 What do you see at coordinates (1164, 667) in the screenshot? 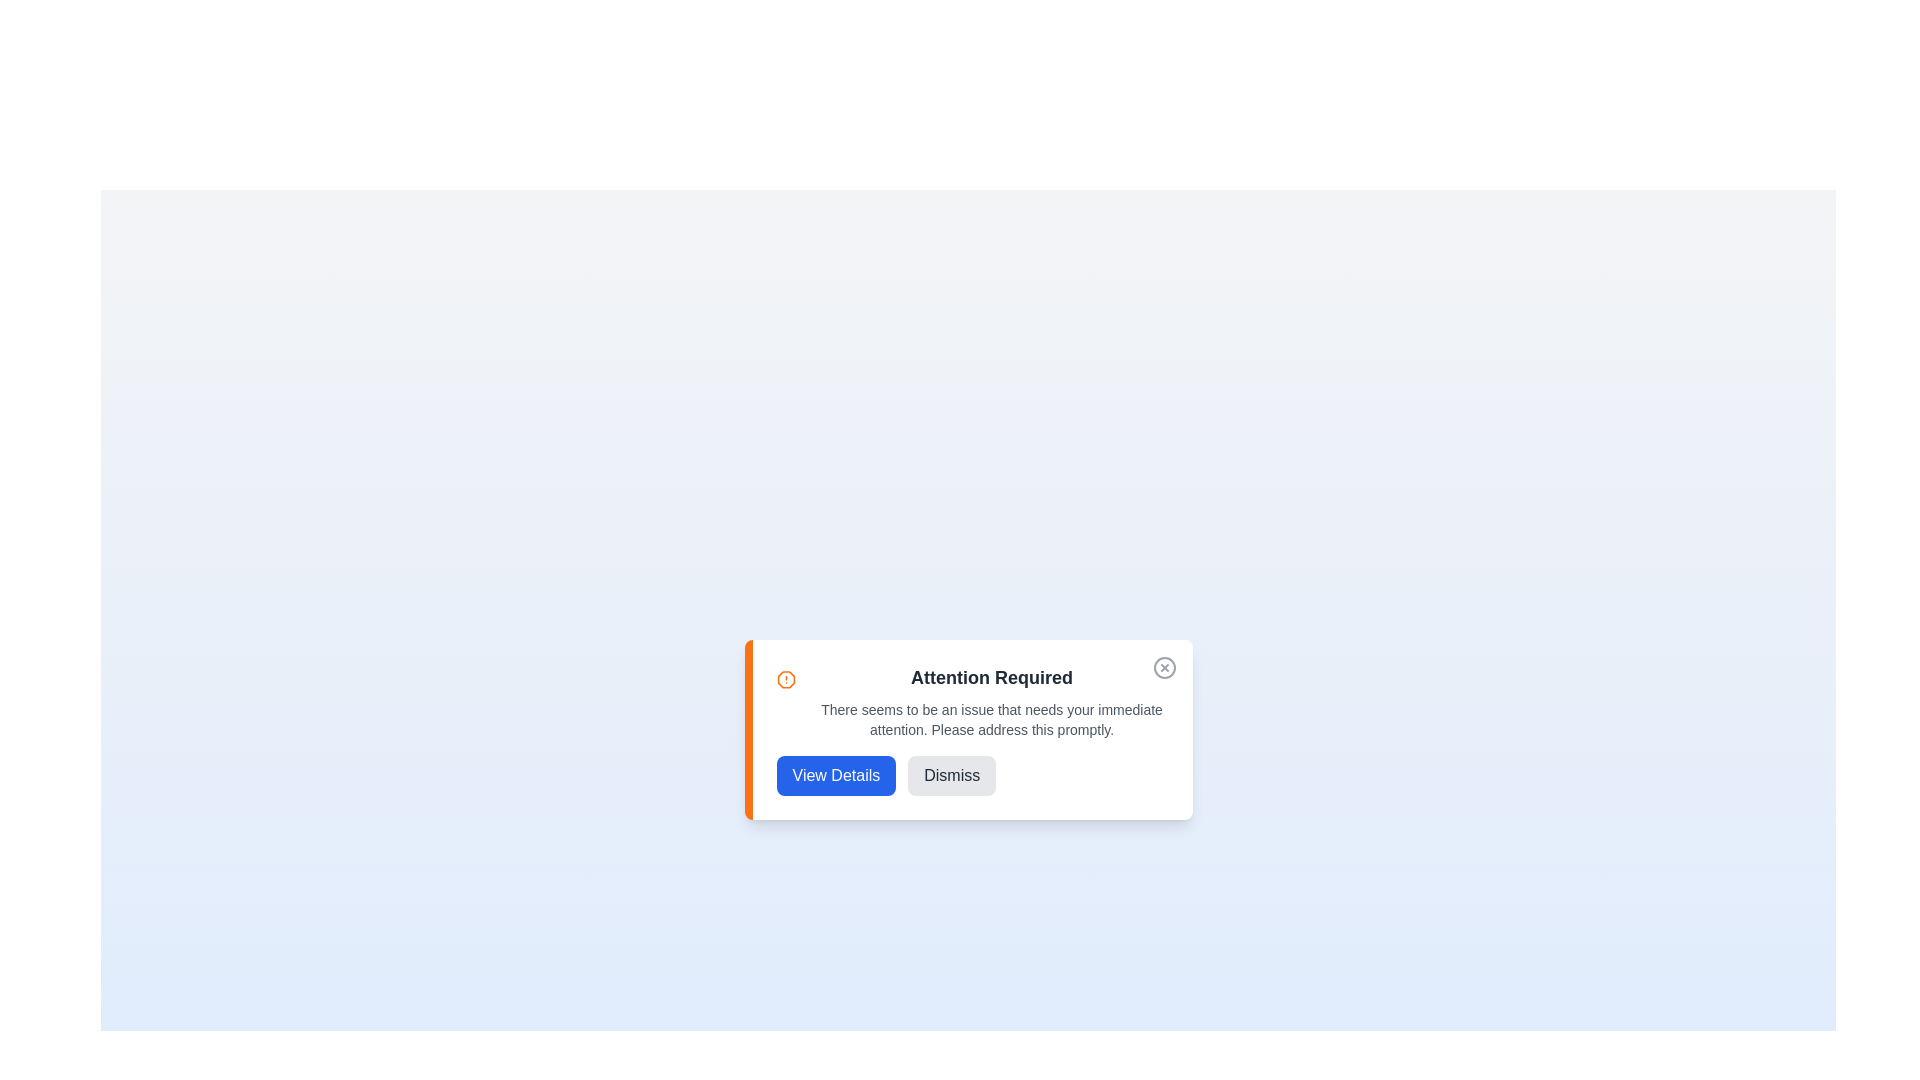
I see `the close button to dismiss the alert` at bounding box center [1164, 667].